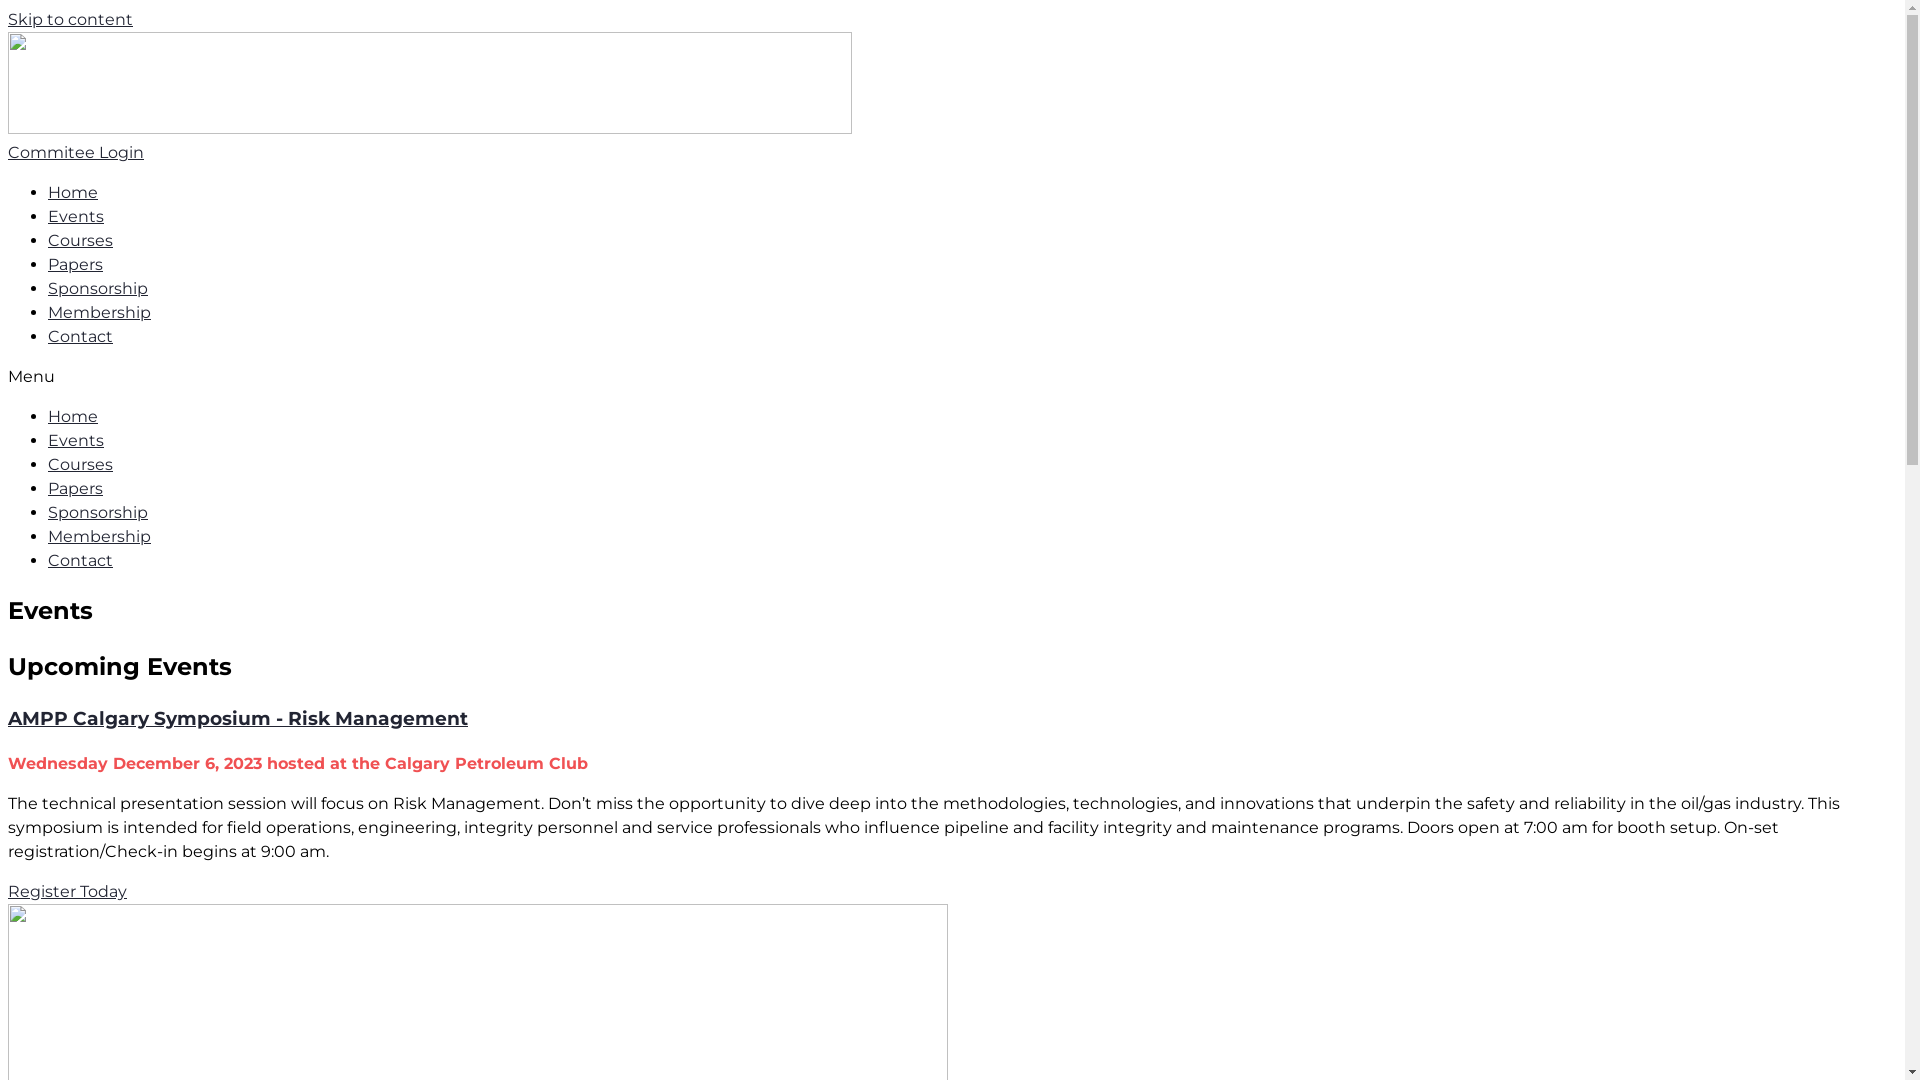  What do you see at coordinates (48, 415) in the screenshot?
I see `'Home'` at bounding box center [48, 415].